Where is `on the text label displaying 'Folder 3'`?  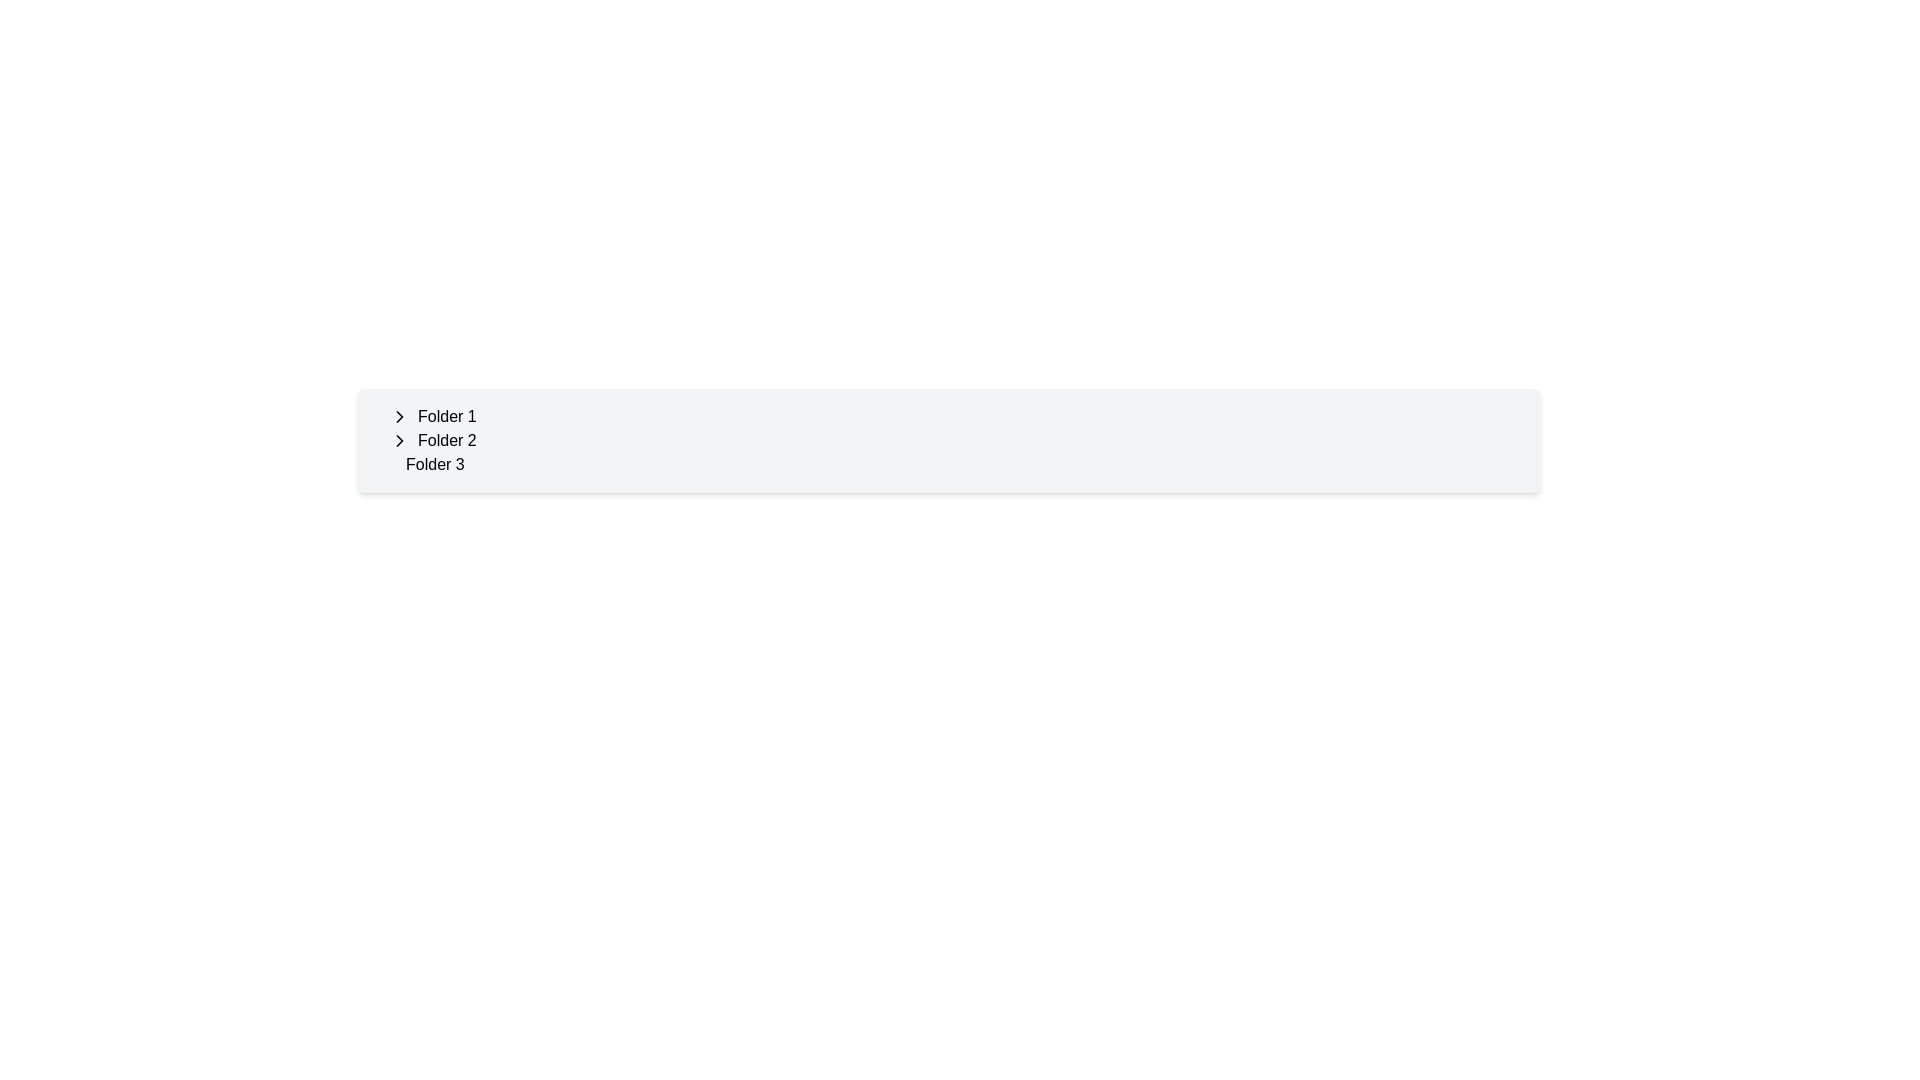 on the text label displaying 'Folder 3' is located at coordinates (434, 465).